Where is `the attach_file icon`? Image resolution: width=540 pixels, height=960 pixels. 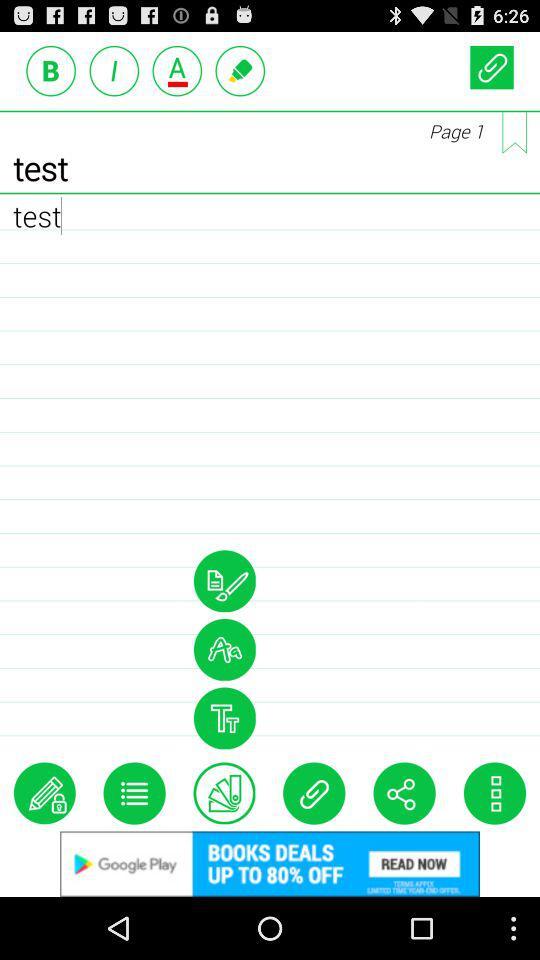
the attach_file icon is located at coordinates (490, 71).